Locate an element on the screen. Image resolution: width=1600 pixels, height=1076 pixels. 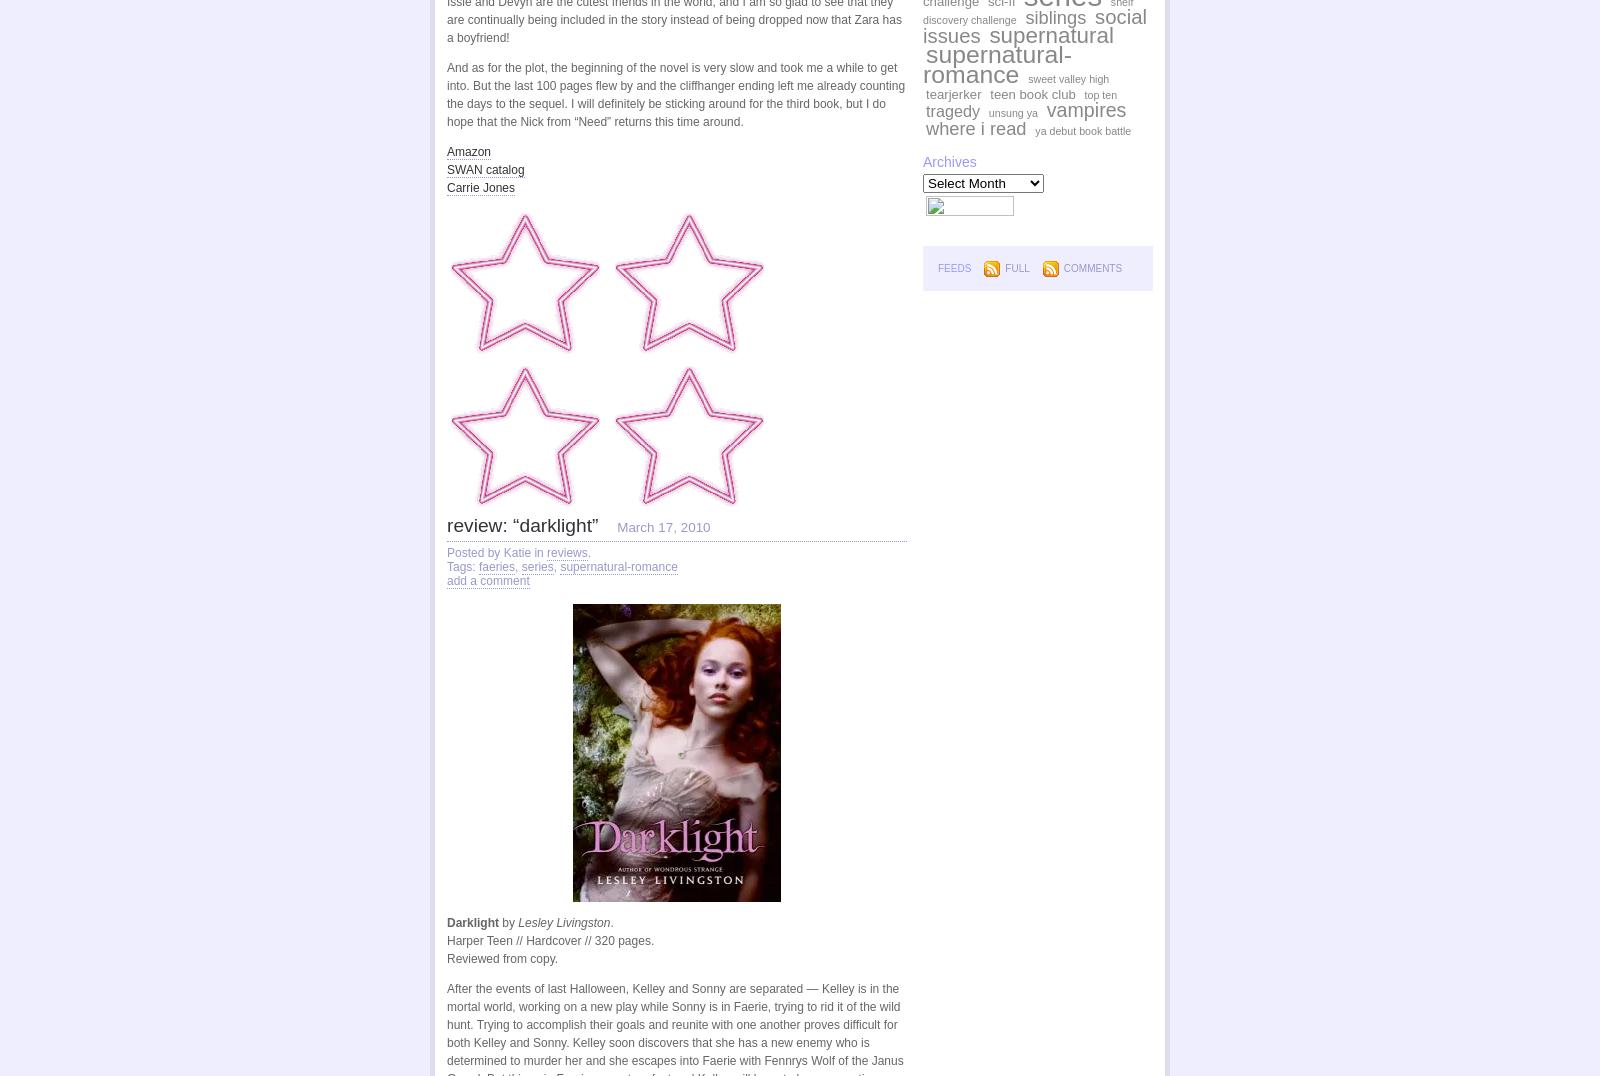
'ya debut book battle' is located at coordinates (1035, 129).